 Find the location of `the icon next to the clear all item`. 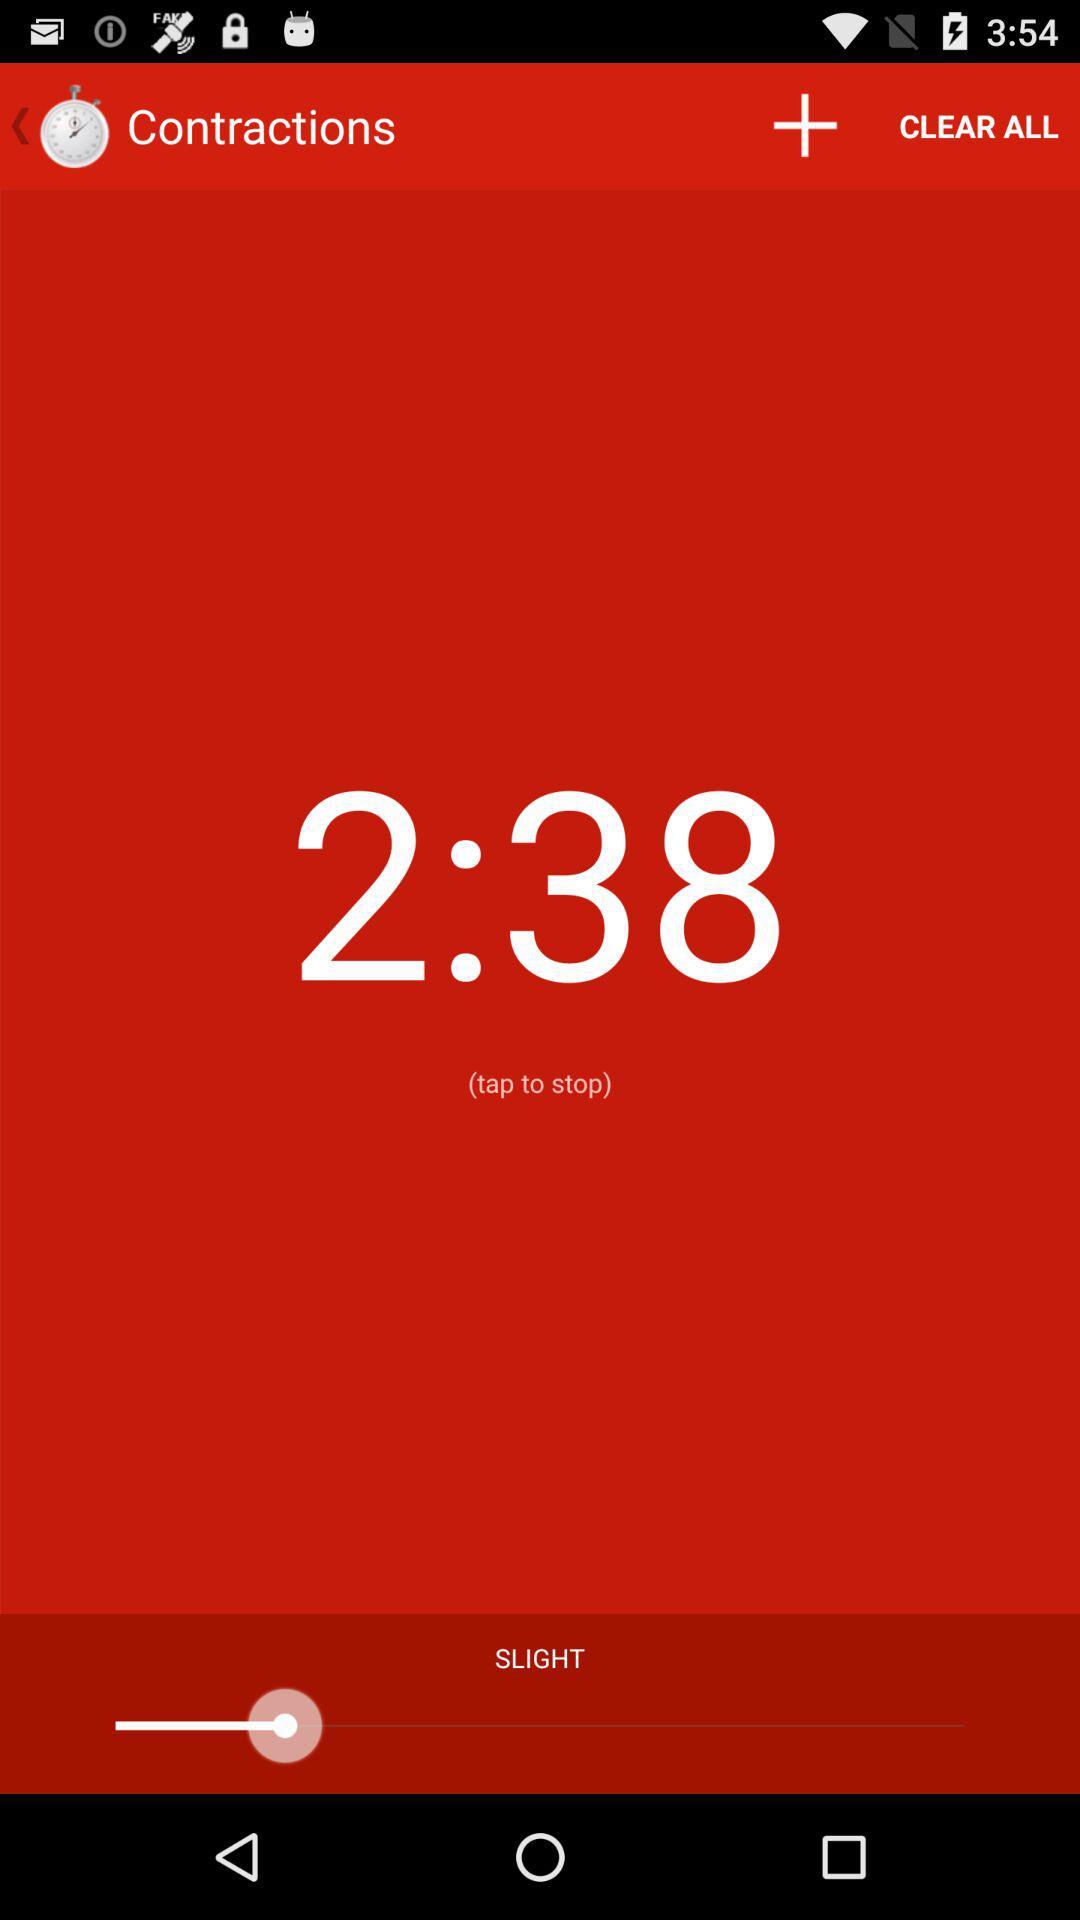

the icon next to the clear all item is located at coordinates (803, 124).